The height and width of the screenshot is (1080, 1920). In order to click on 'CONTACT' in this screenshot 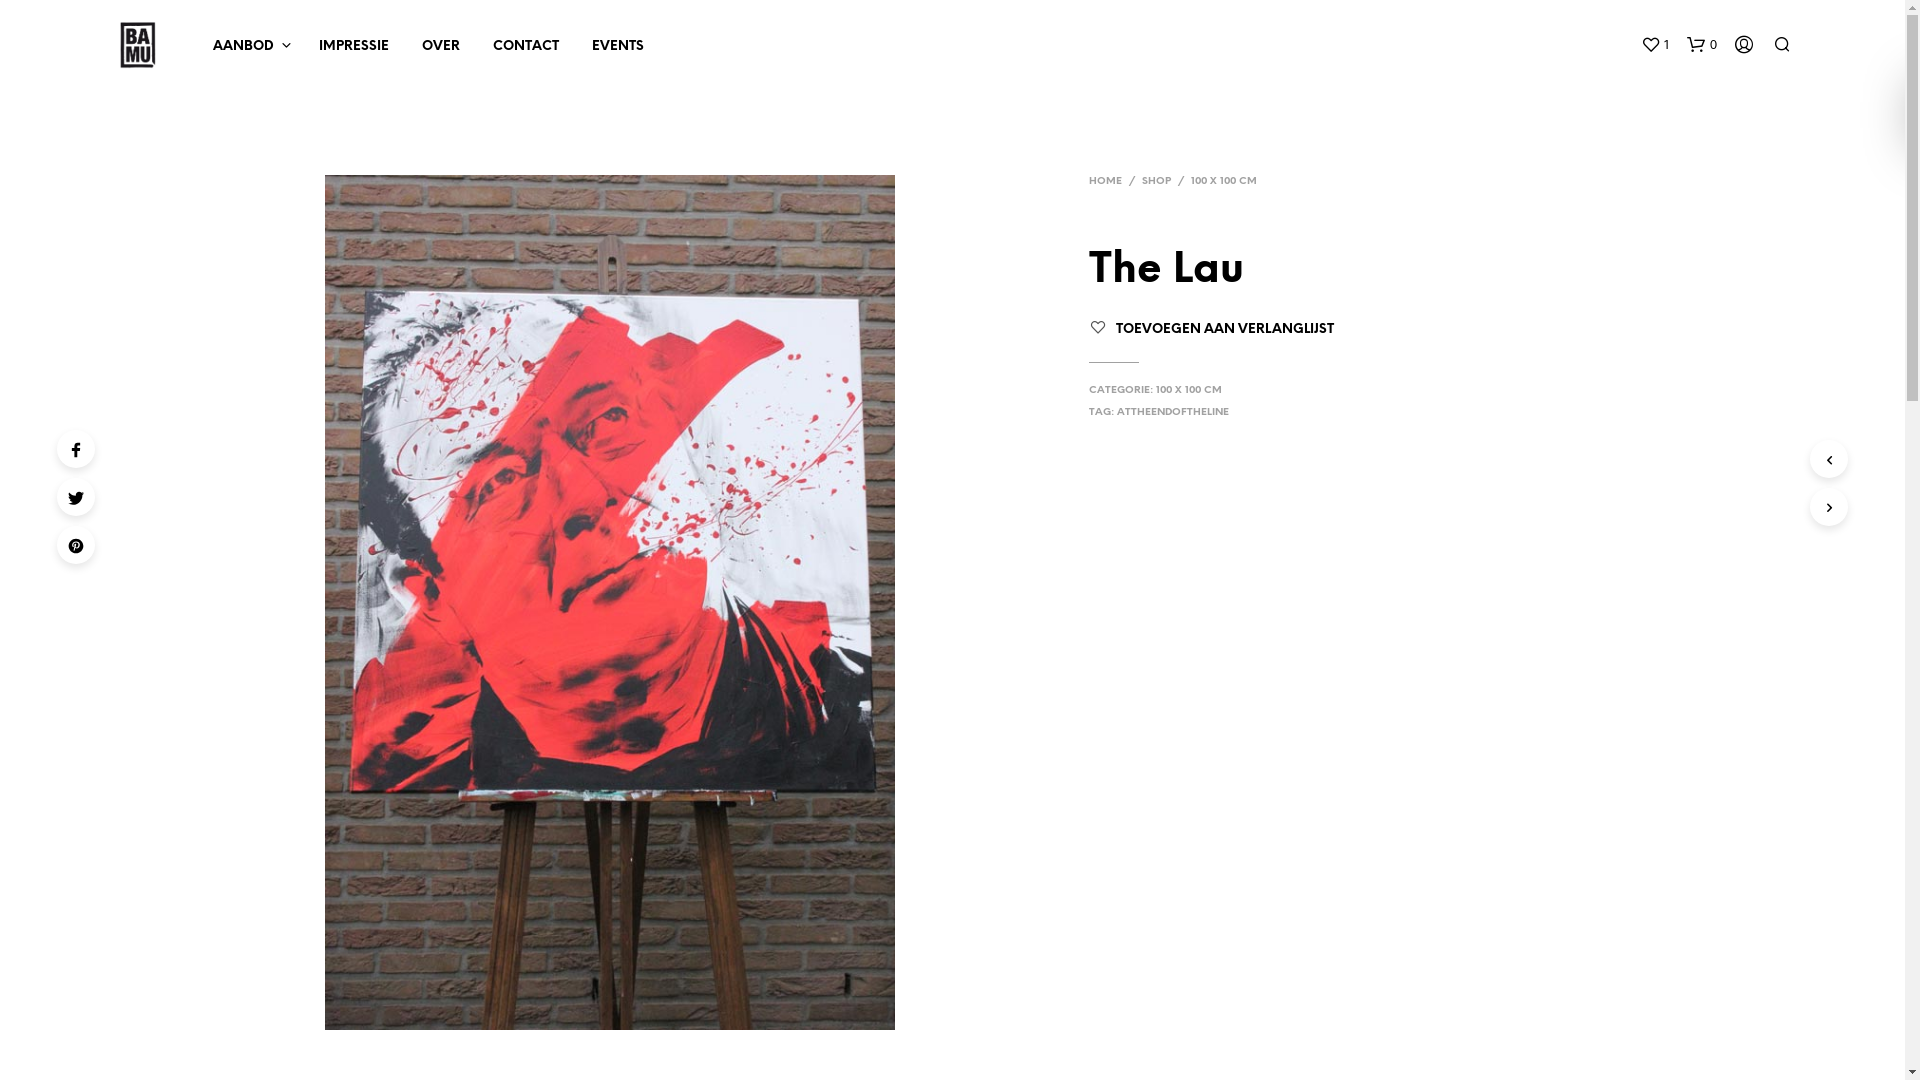, I will do `click(526, 45)`.